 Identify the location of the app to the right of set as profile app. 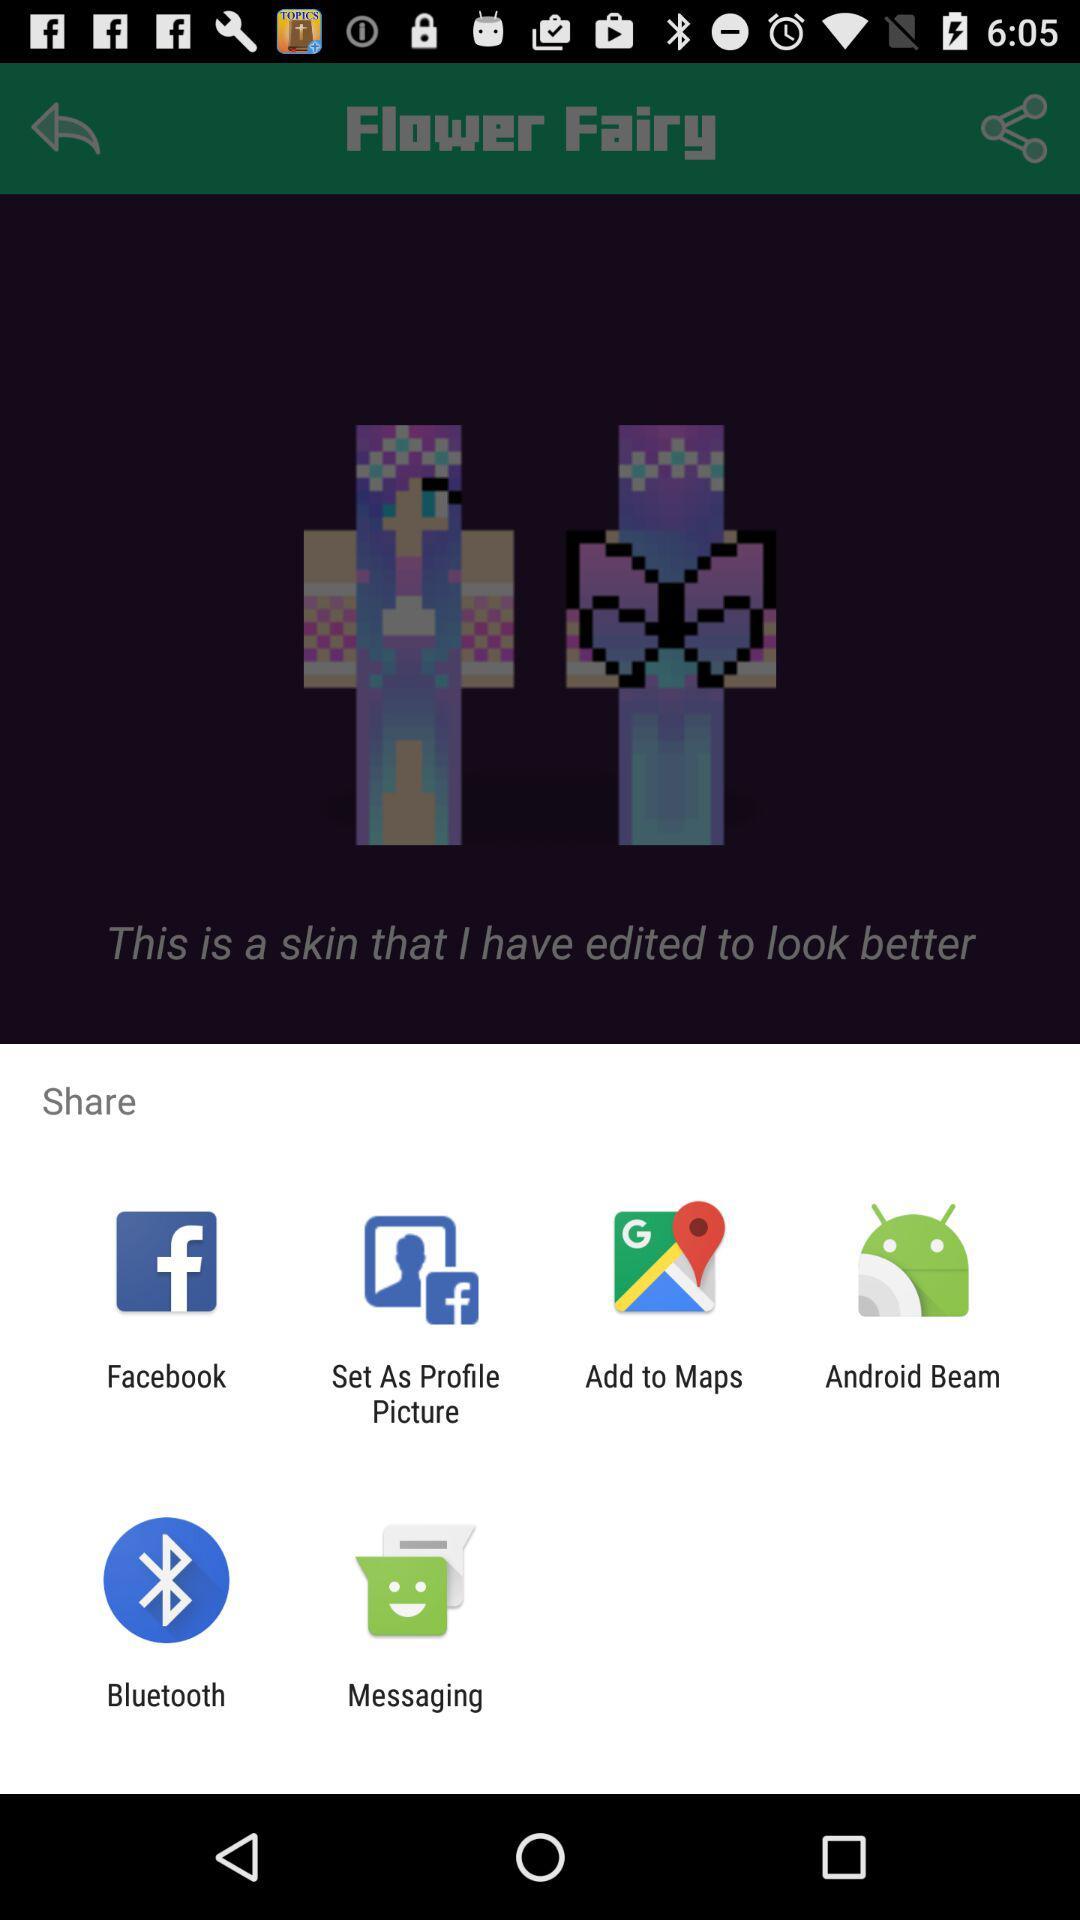
(664, 1392).